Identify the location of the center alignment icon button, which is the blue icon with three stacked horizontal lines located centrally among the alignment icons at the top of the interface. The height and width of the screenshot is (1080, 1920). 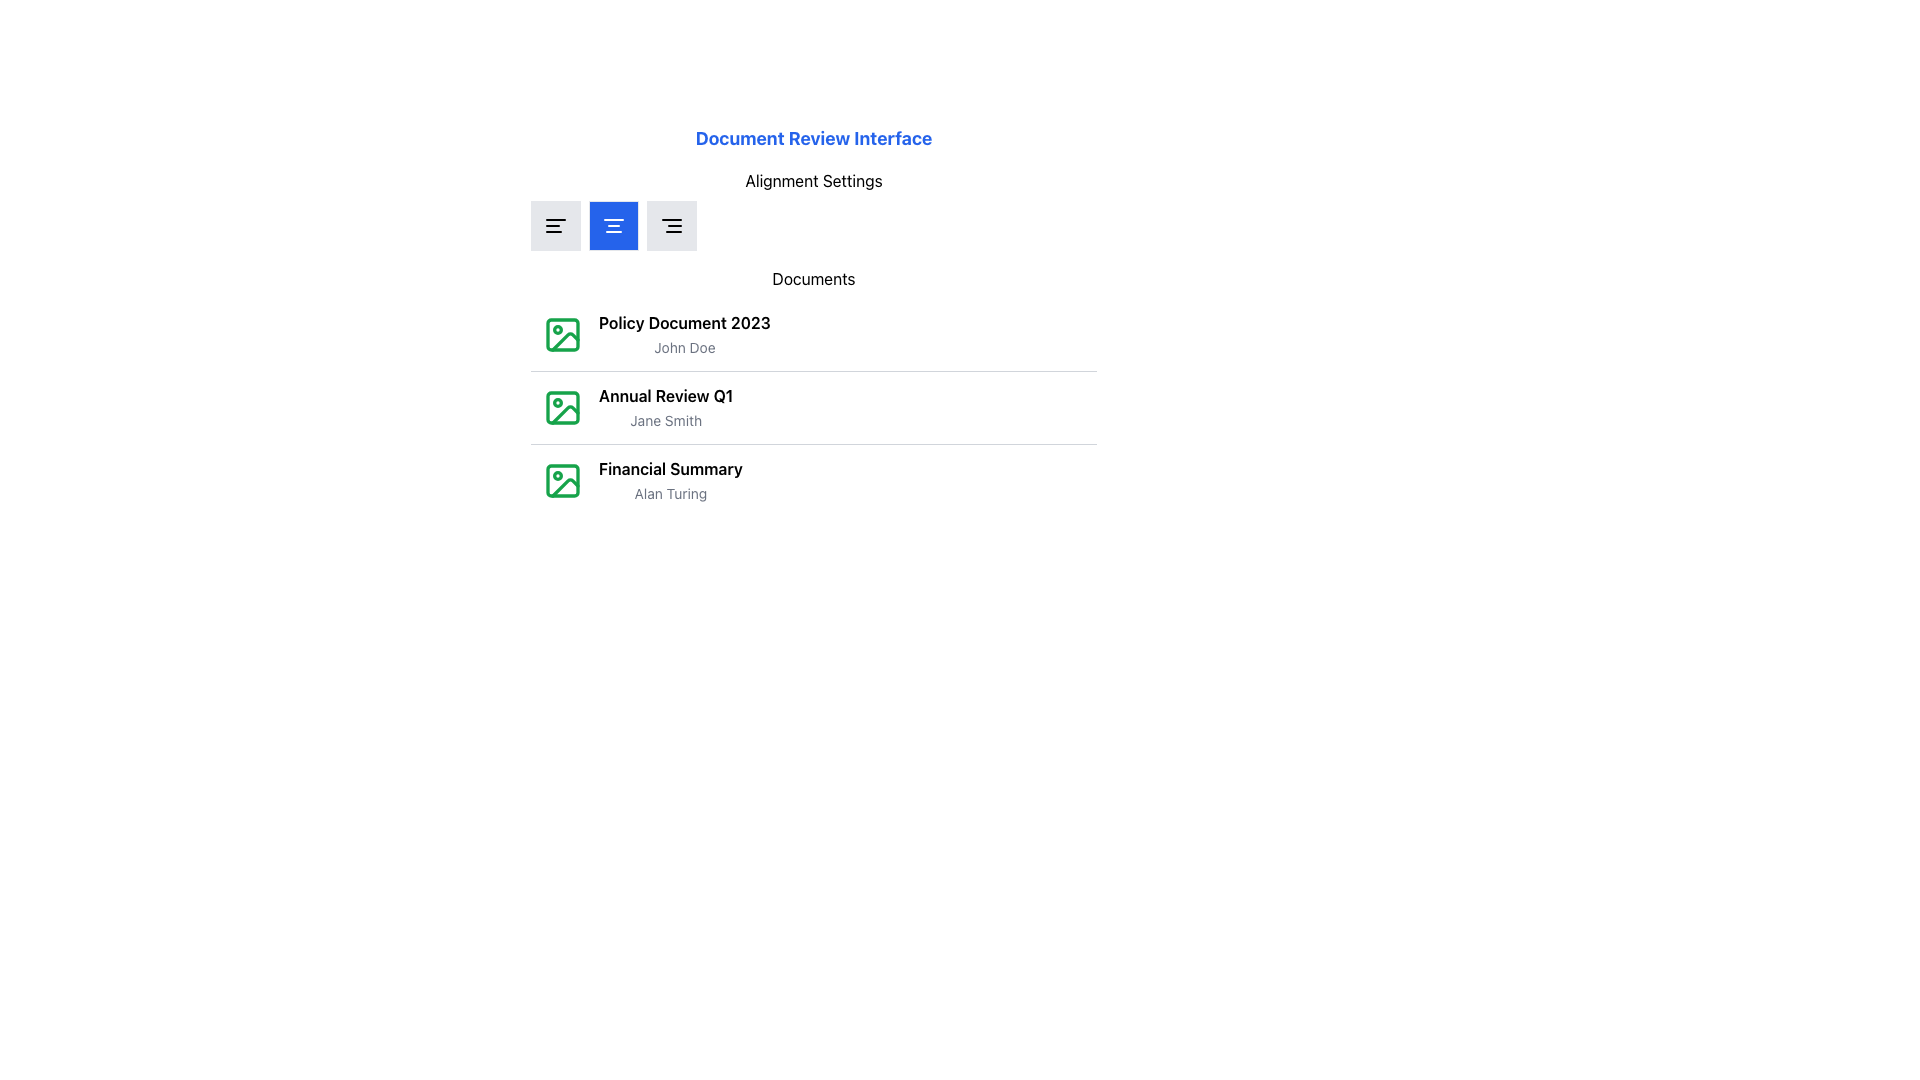
(613, 225).